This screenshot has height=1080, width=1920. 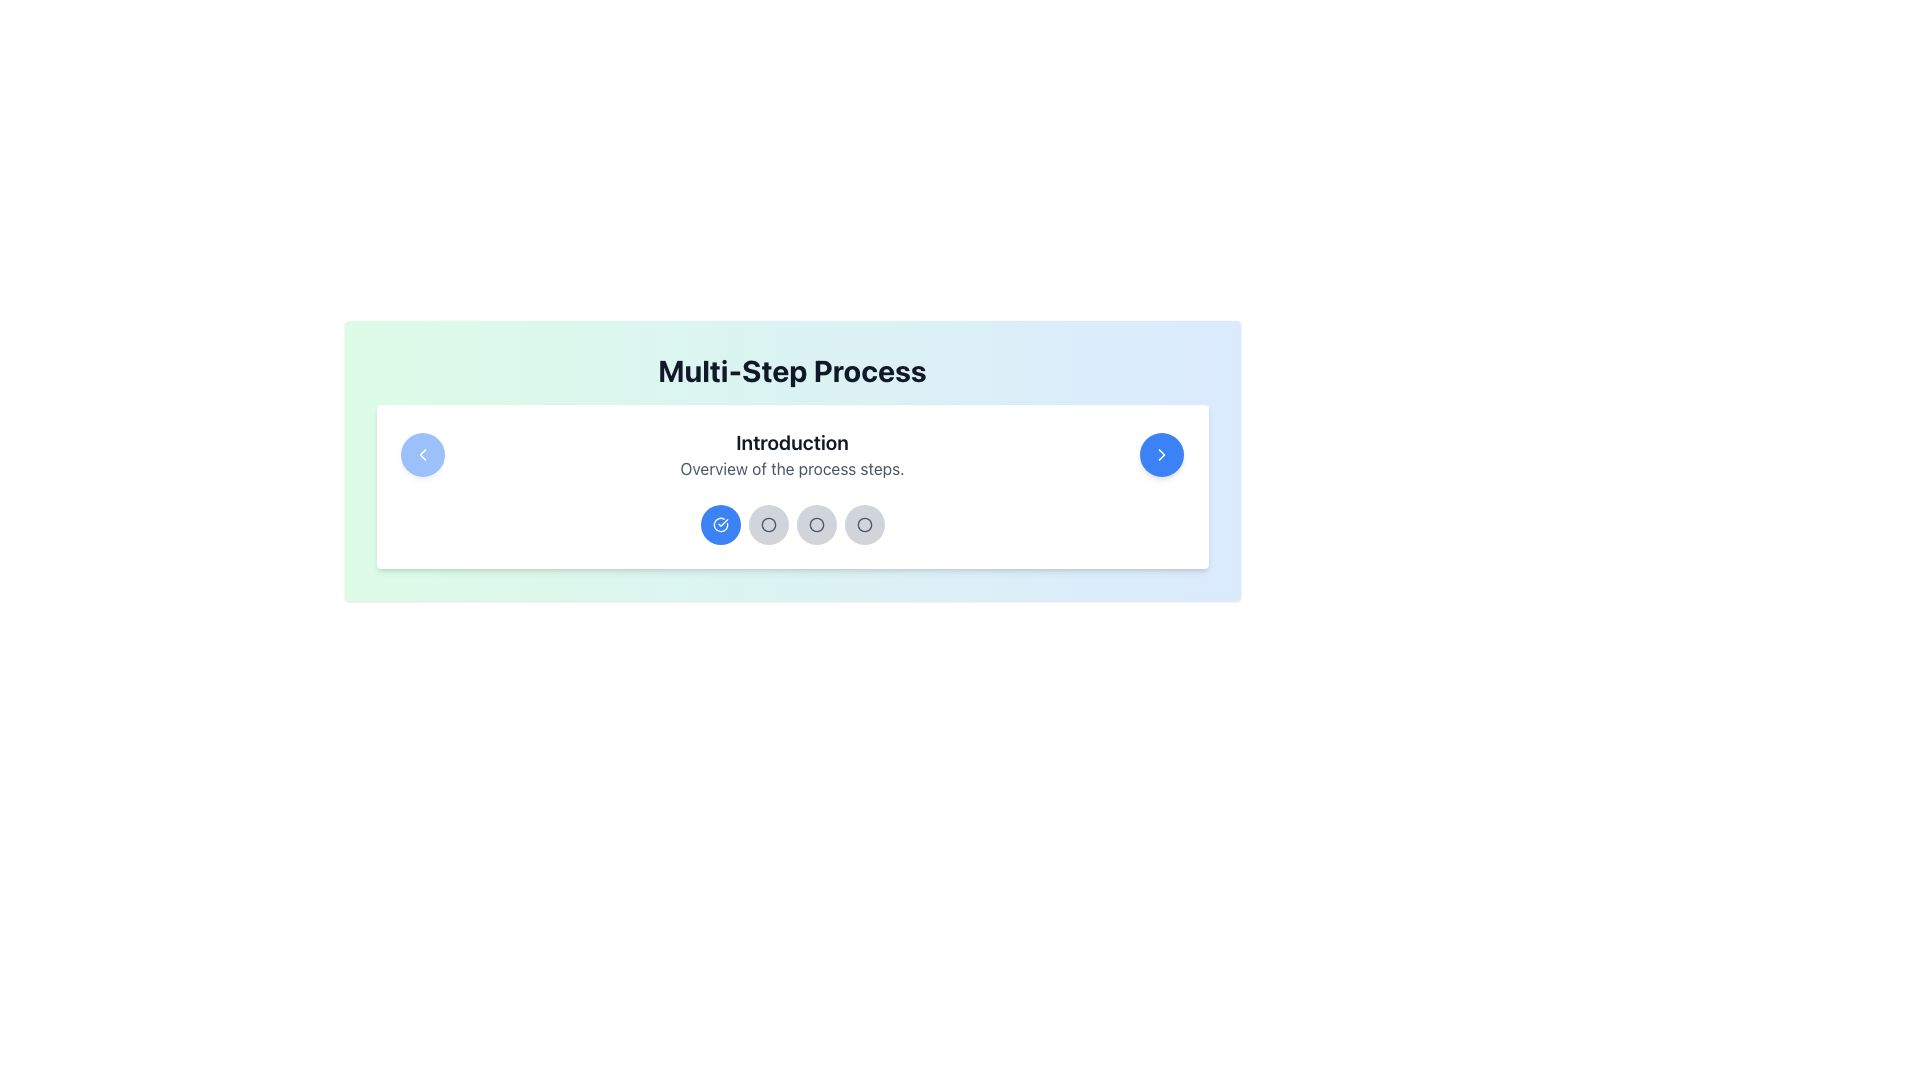 I want to click on the third circular button in the sequence under the 'Introduction' section, so click(x=816, y=523).